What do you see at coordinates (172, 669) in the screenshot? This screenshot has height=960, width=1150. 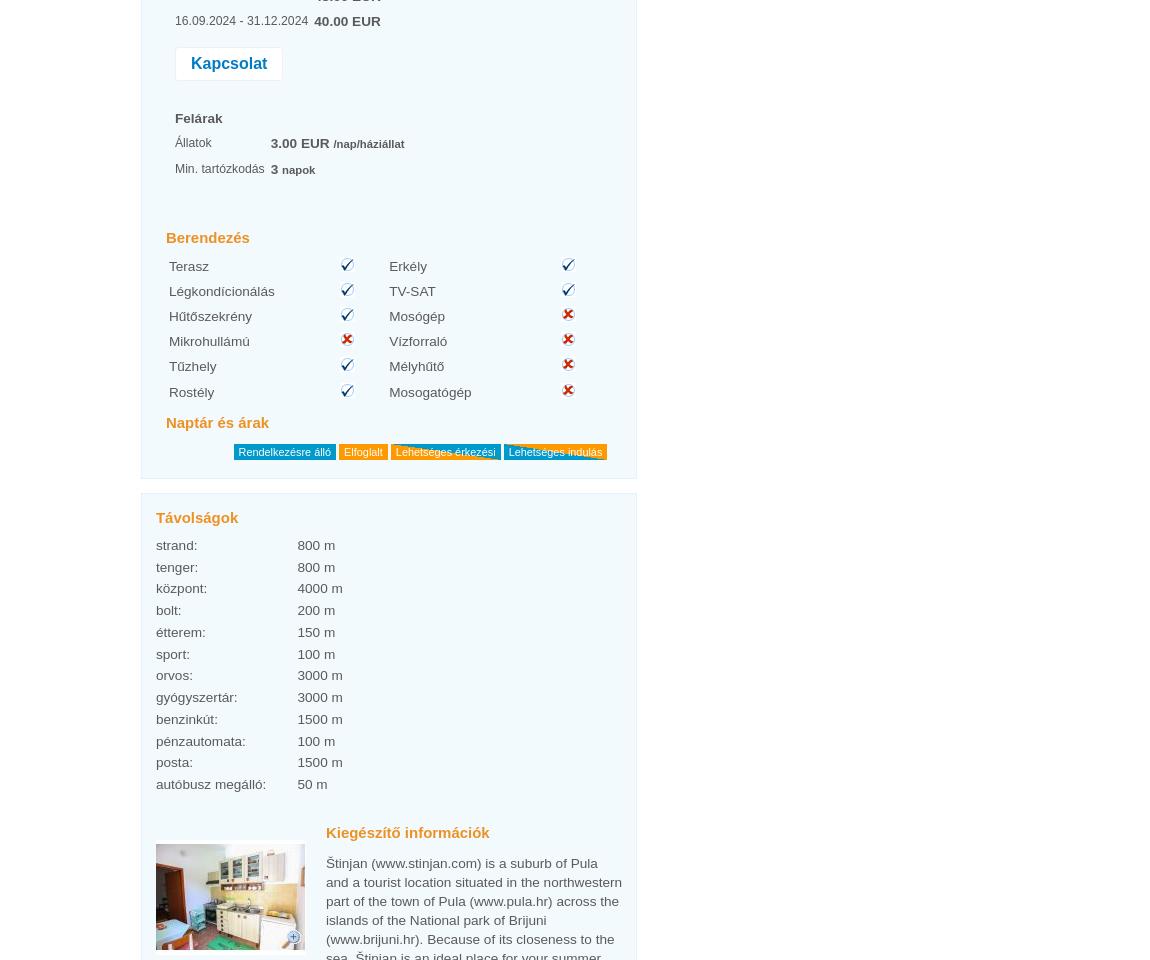 I see `'03.06.2024 - 14.07.2024'` at bounding box center [172, 669].